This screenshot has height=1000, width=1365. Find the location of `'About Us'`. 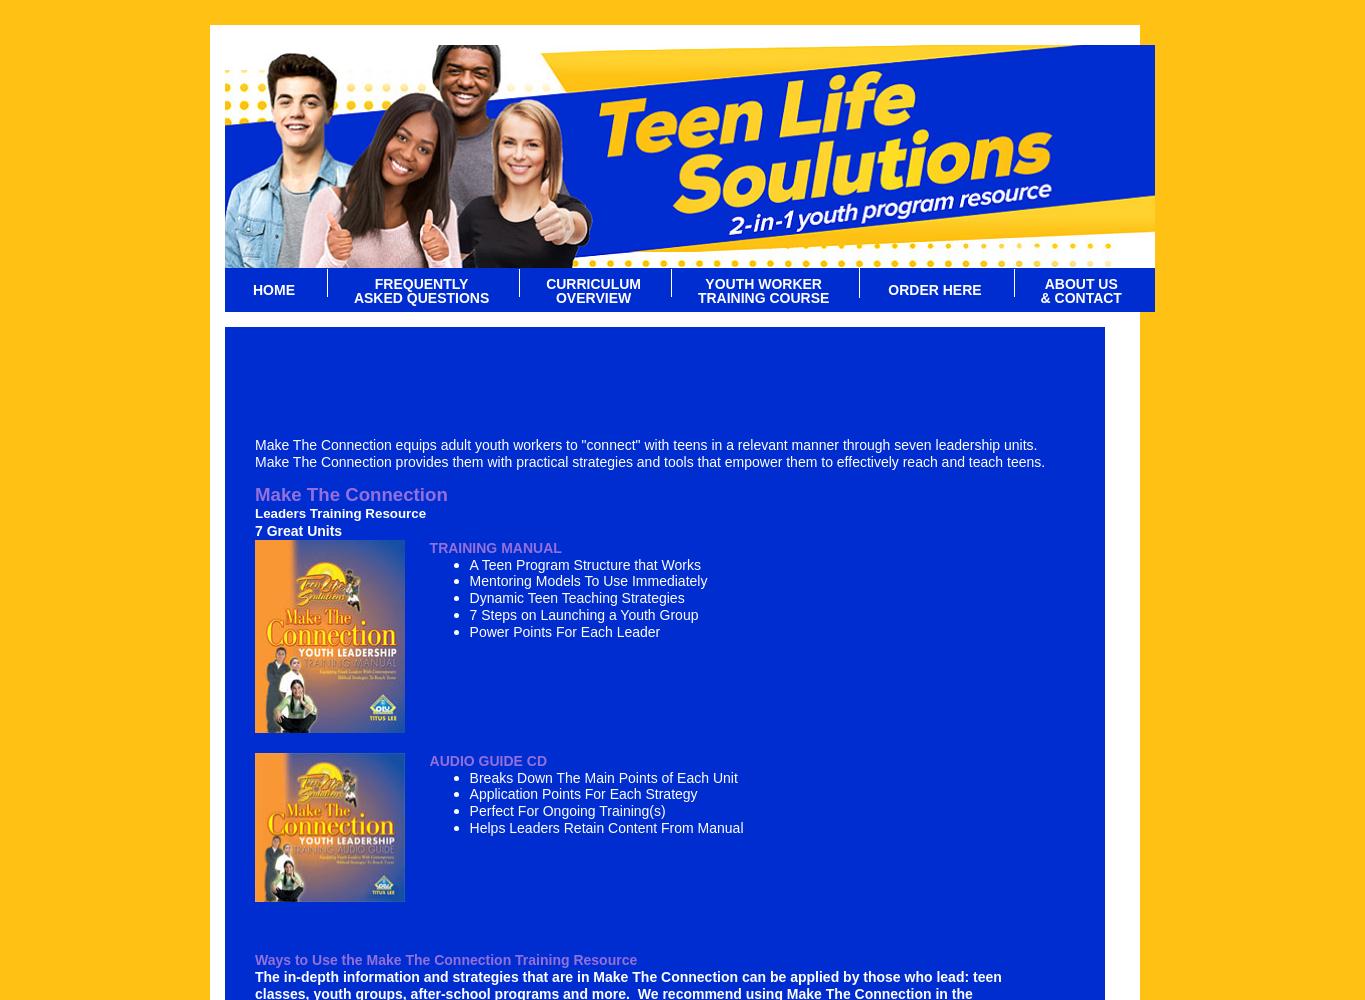

'About Us' is located at coordinates (1079, 284).